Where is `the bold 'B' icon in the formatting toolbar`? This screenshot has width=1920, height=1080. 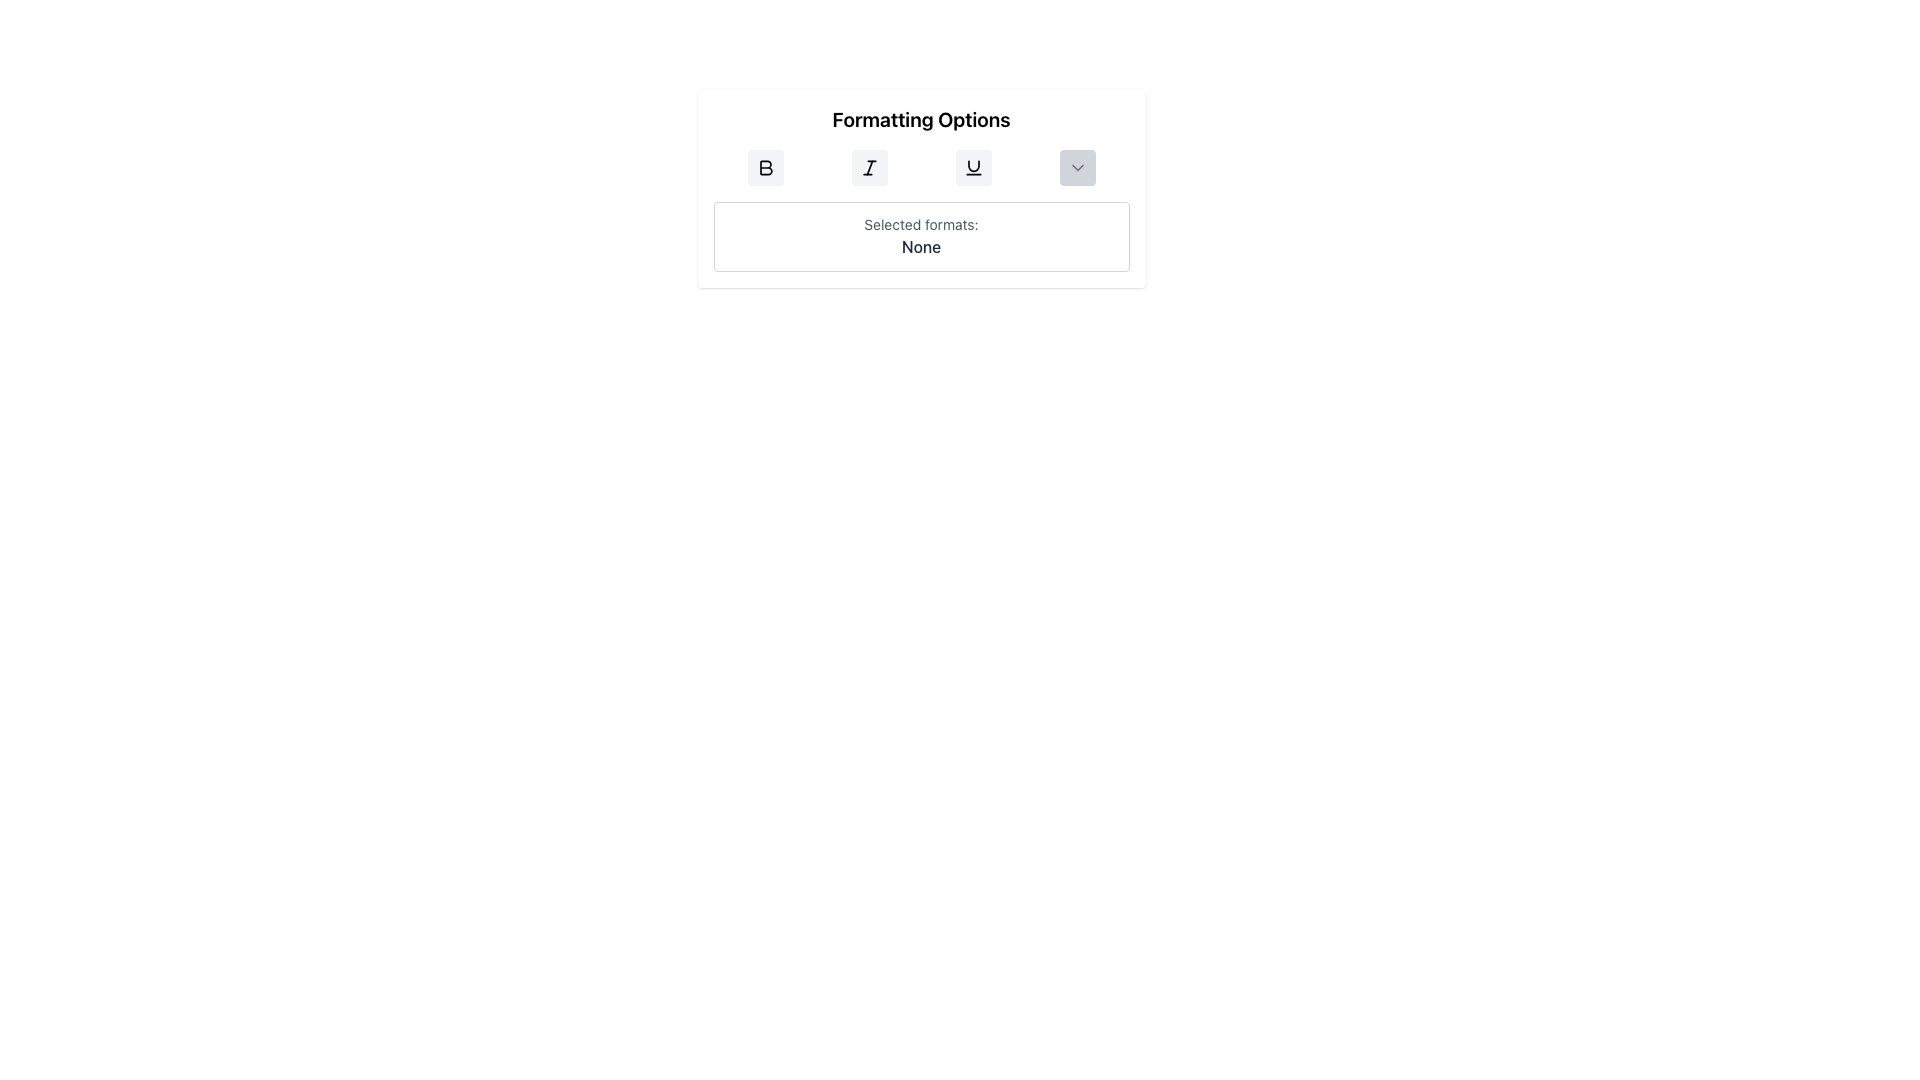
the bold 'B' icon in the formatting toolbar is located at coordinates (764, 167).